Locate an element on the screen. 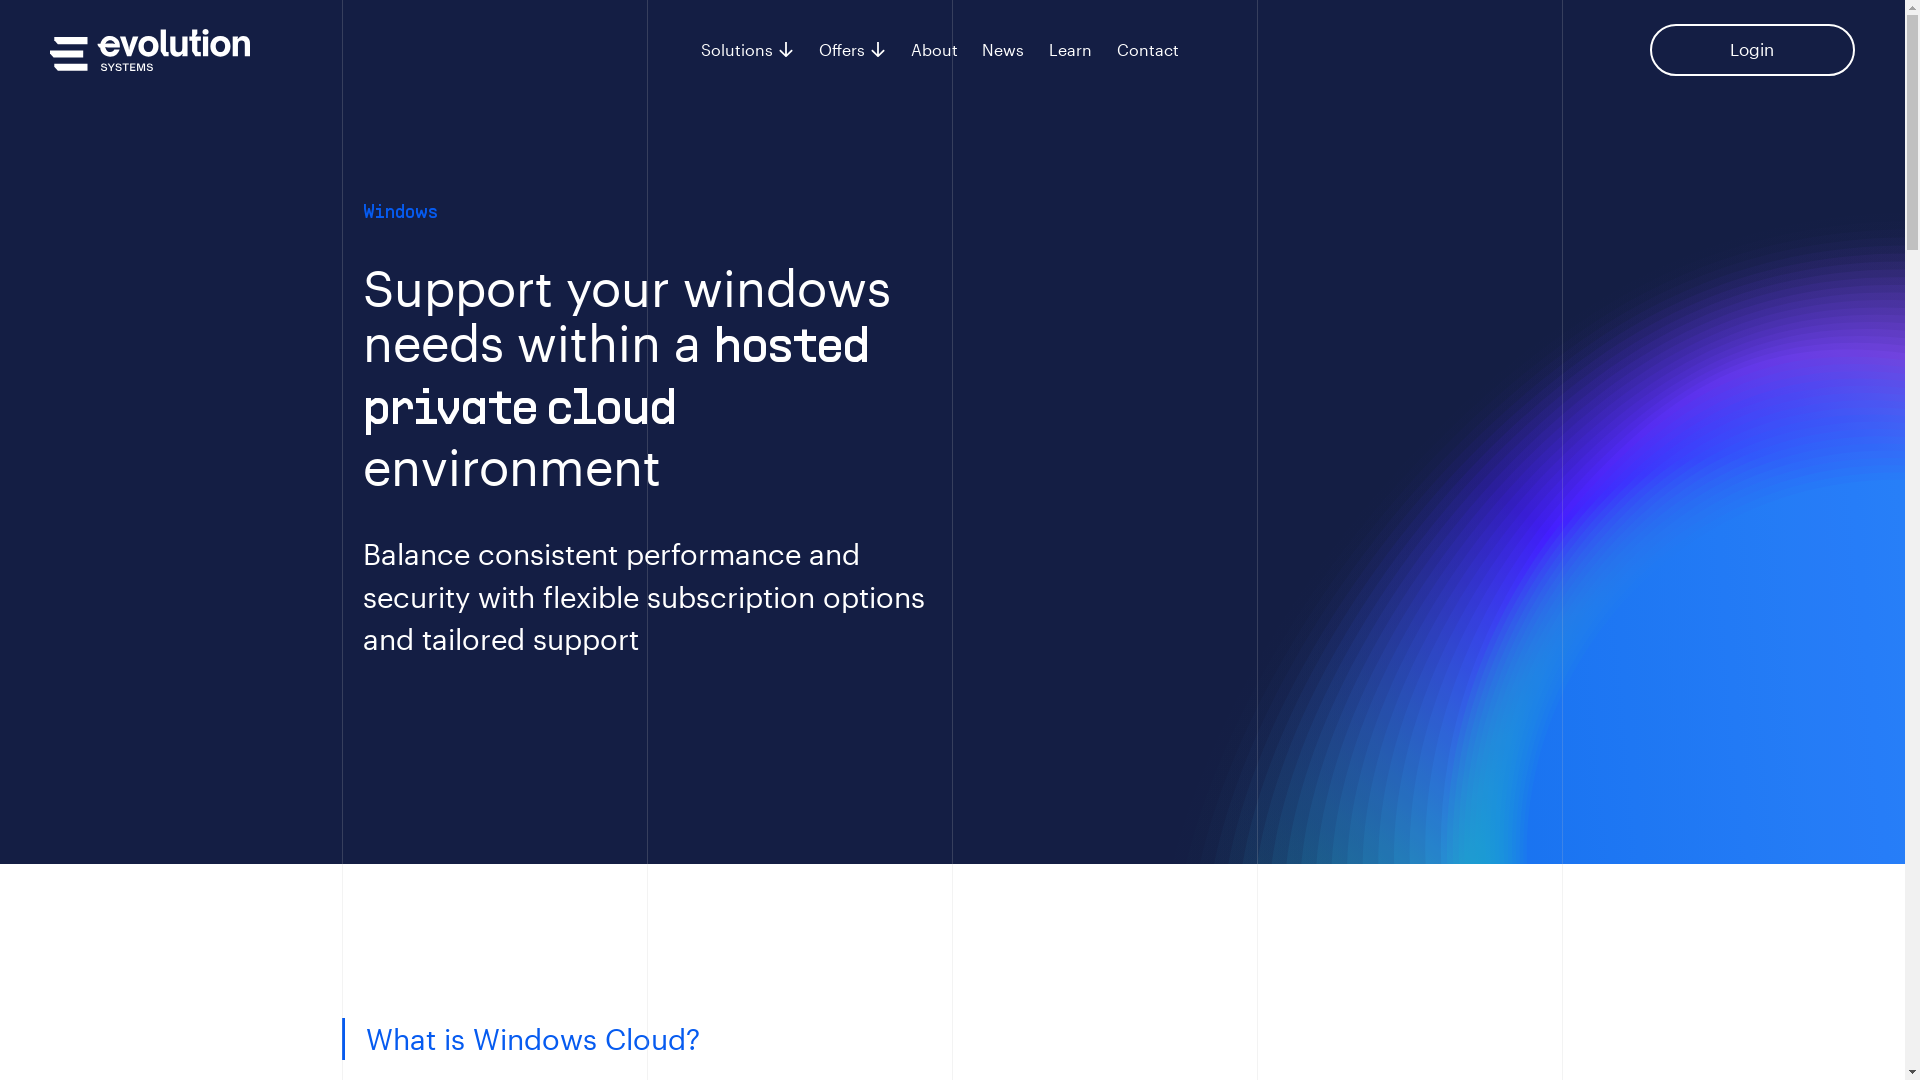 The width and height of the screenshot is (1920, 1080). 'About' is located at coordinates (933, 49).